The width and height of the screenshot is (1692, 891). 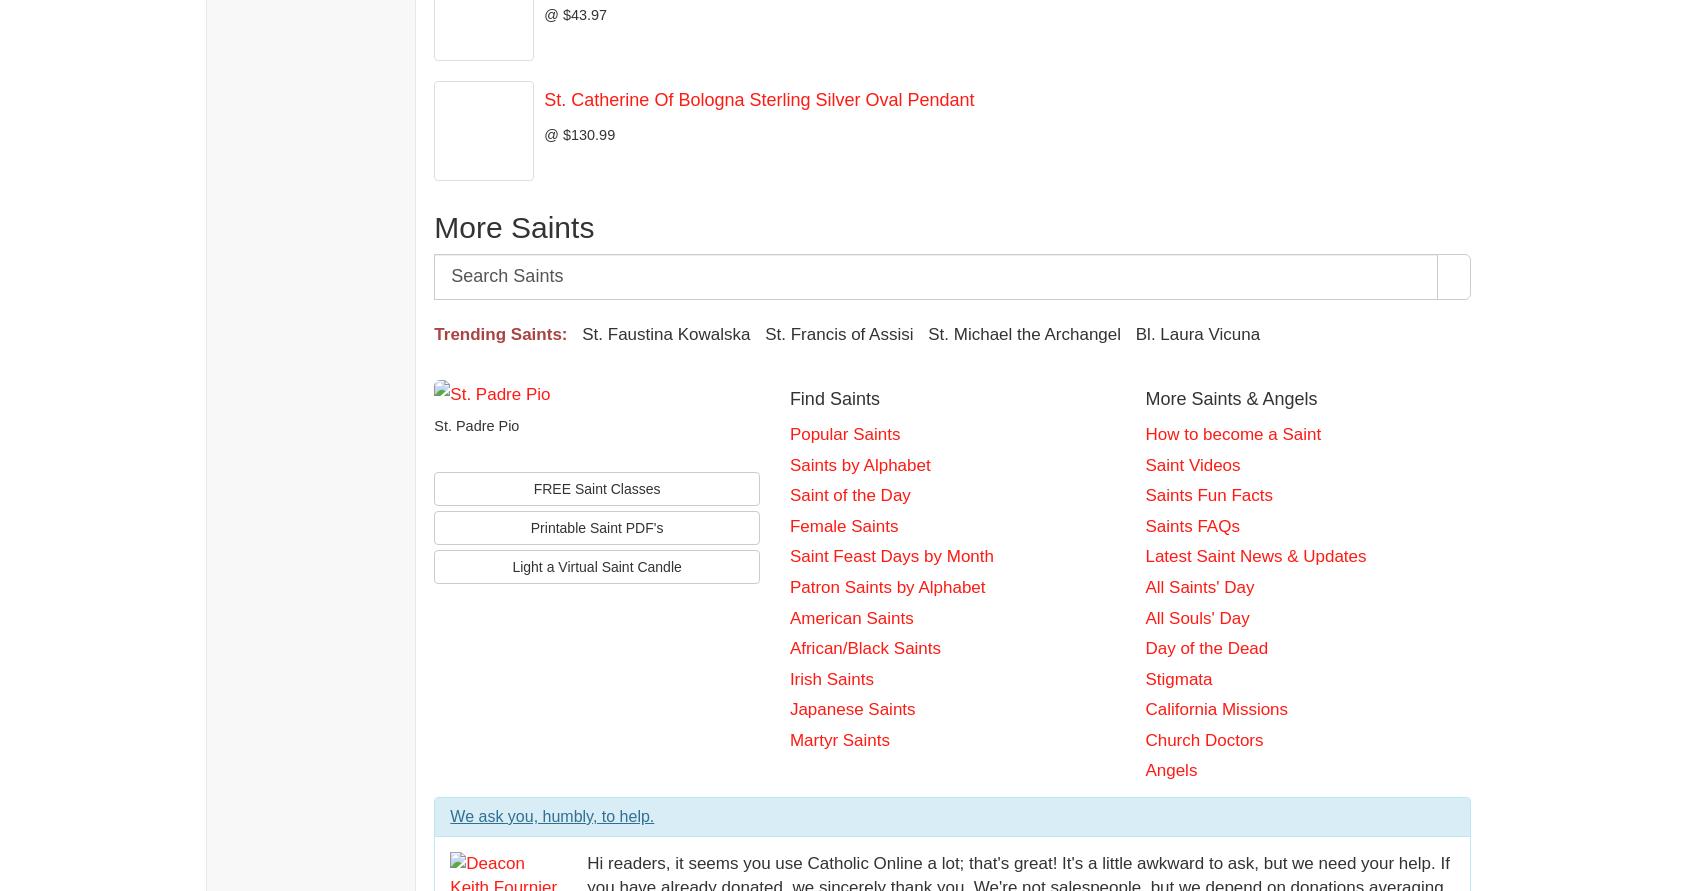 I want to click on 'Stigmata', so click(x=1177, y=677).